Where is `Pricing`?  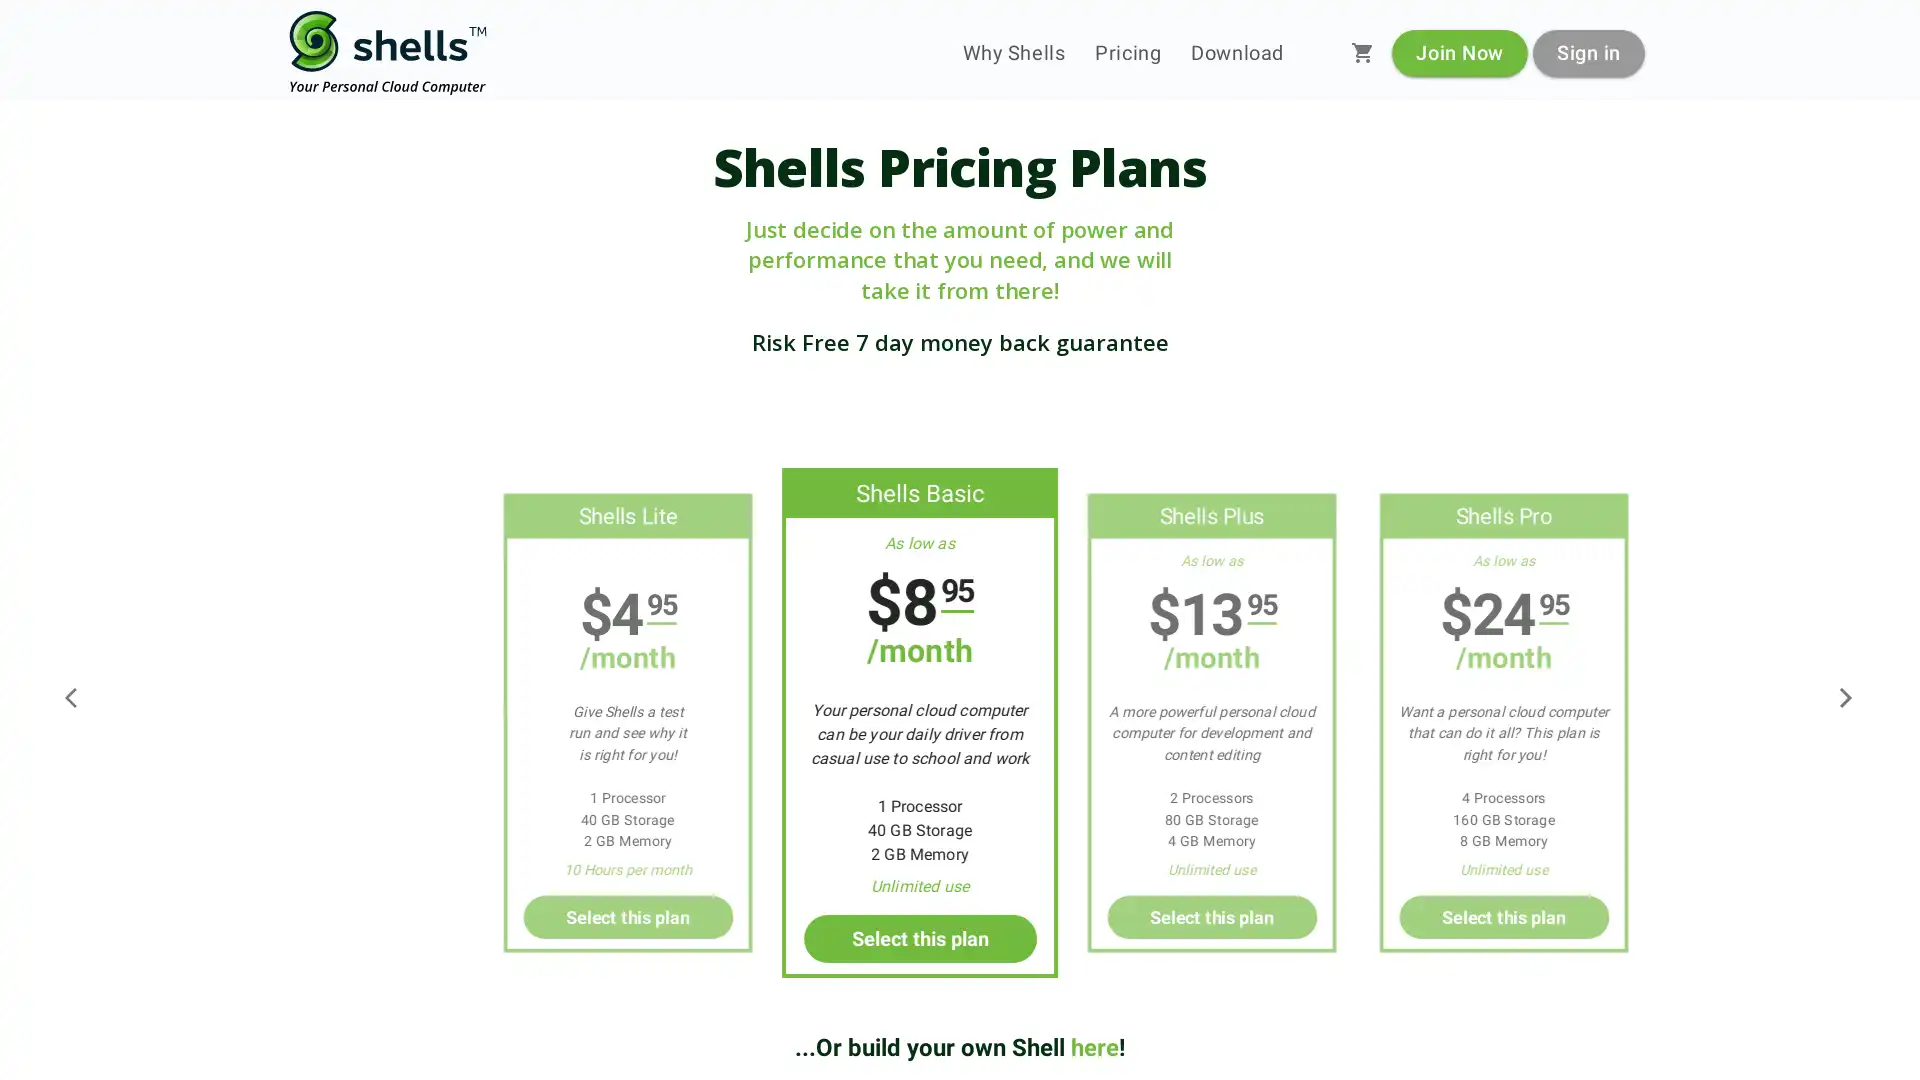
Pricing is located at coordinates (1128, 52).